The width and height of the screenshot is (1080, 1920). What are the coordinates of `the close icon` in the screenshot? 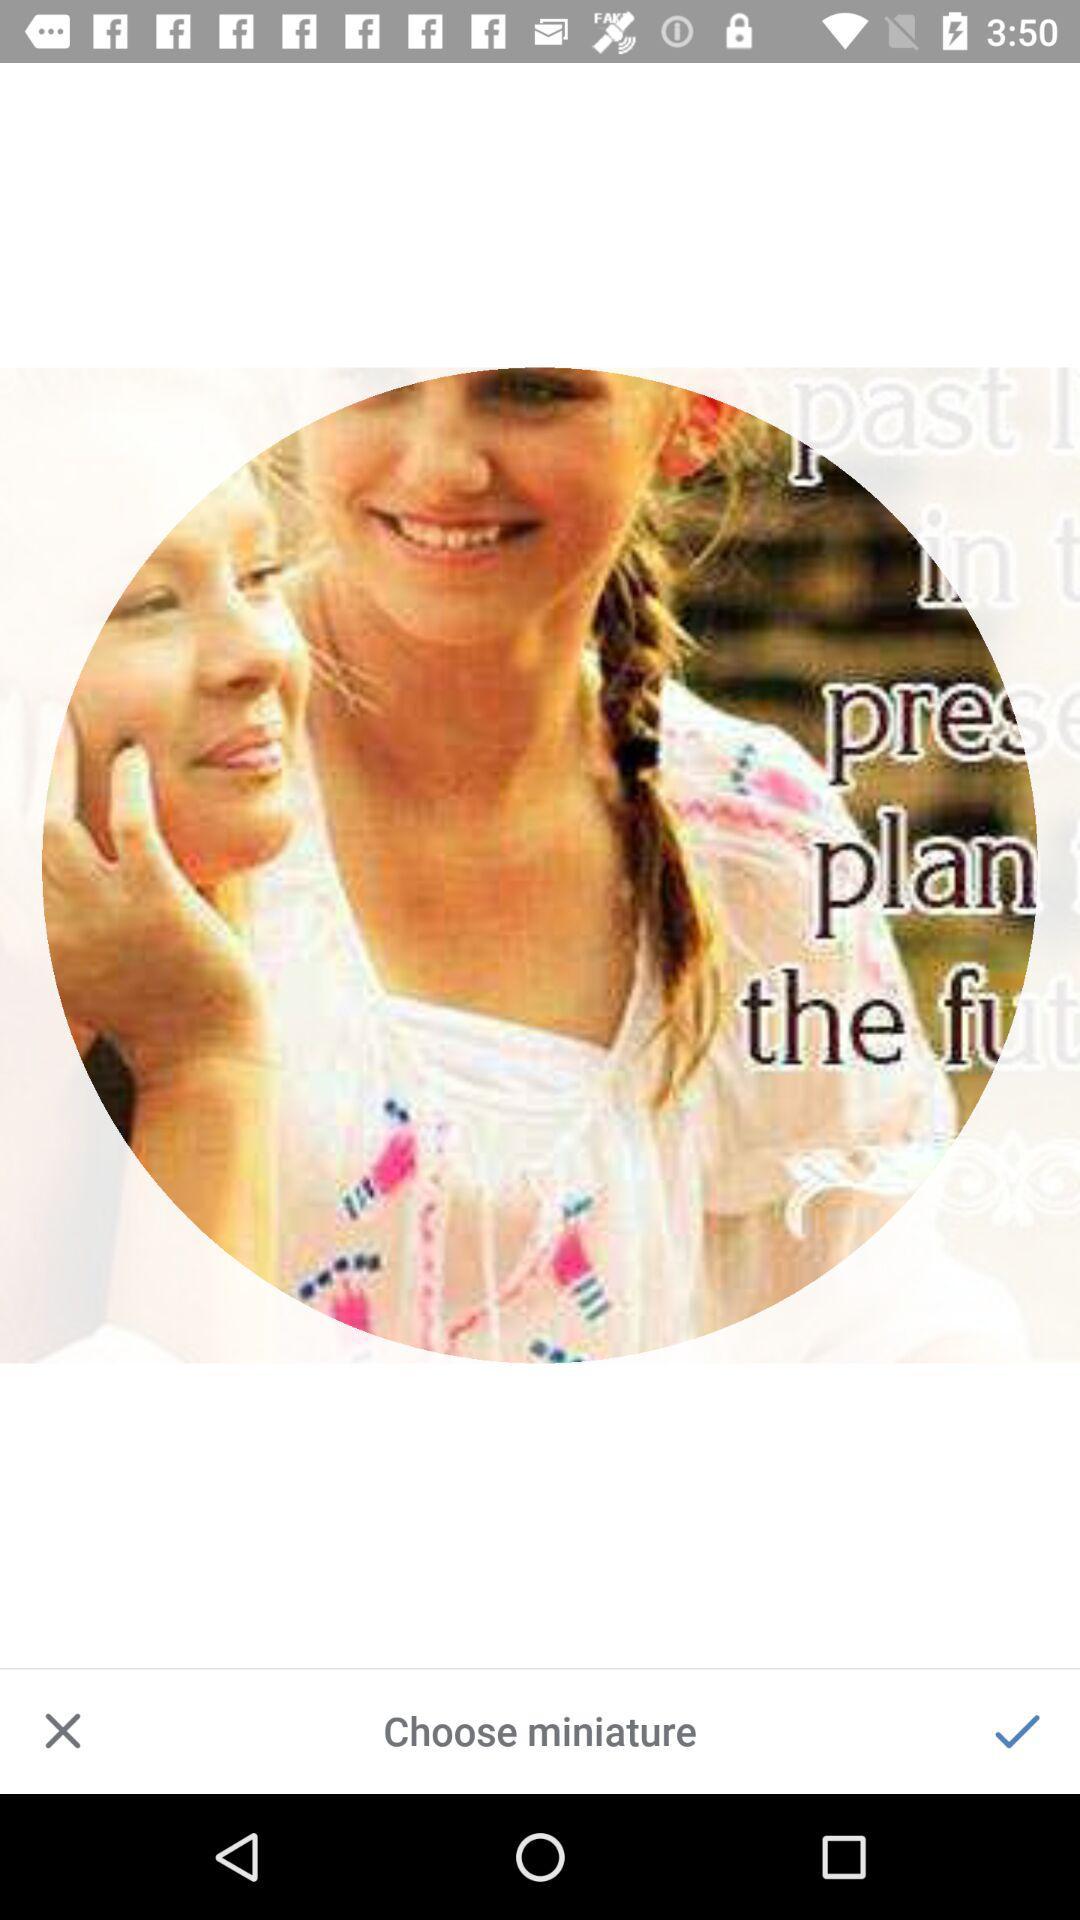 It's located at (61, 1730).